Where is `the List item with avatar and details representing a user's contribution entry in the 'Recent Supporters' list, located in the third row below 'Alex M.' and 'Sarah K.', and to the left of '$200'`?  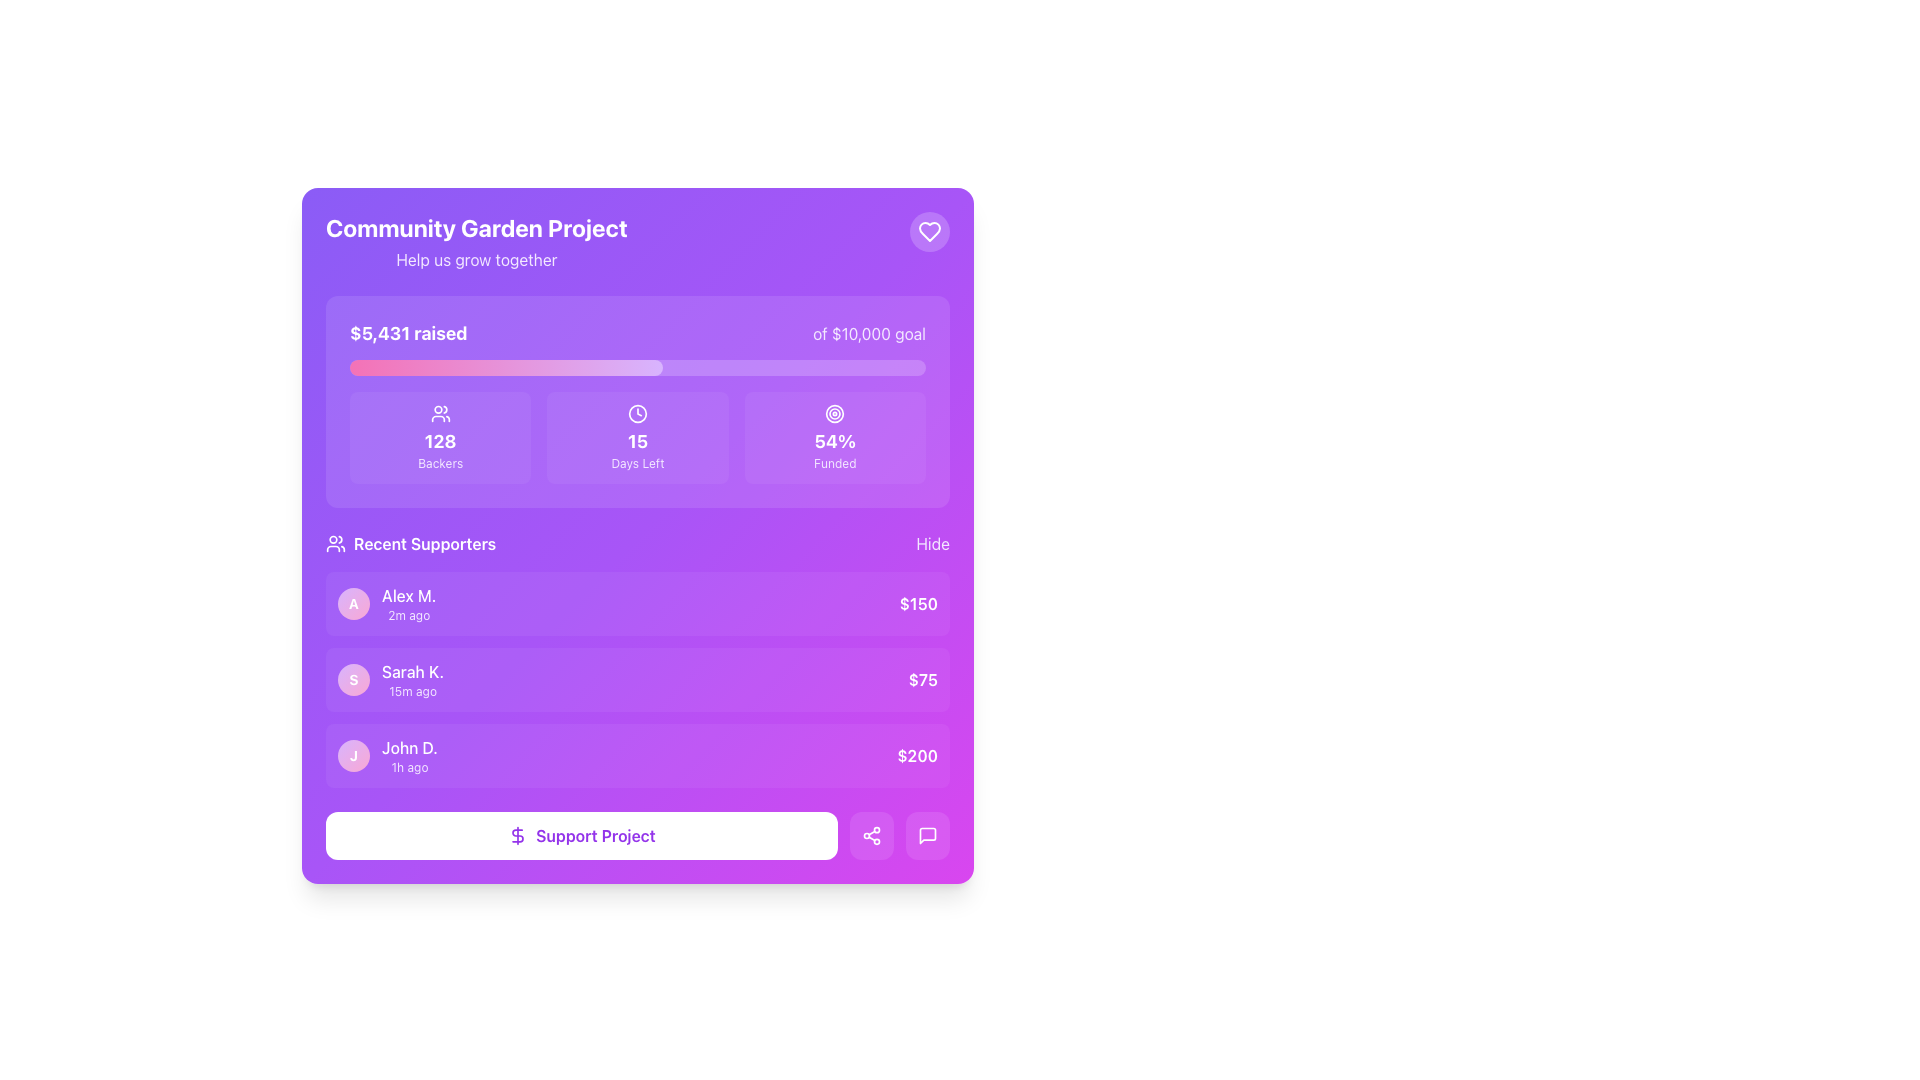 the List item with avatar and details representing a user's contribution entry in the 'Recent Supporters' list, located in the third row below 'Alex M.' and 'Sarah K.', and to the left of '$200' is located at coordinates (388, 756).